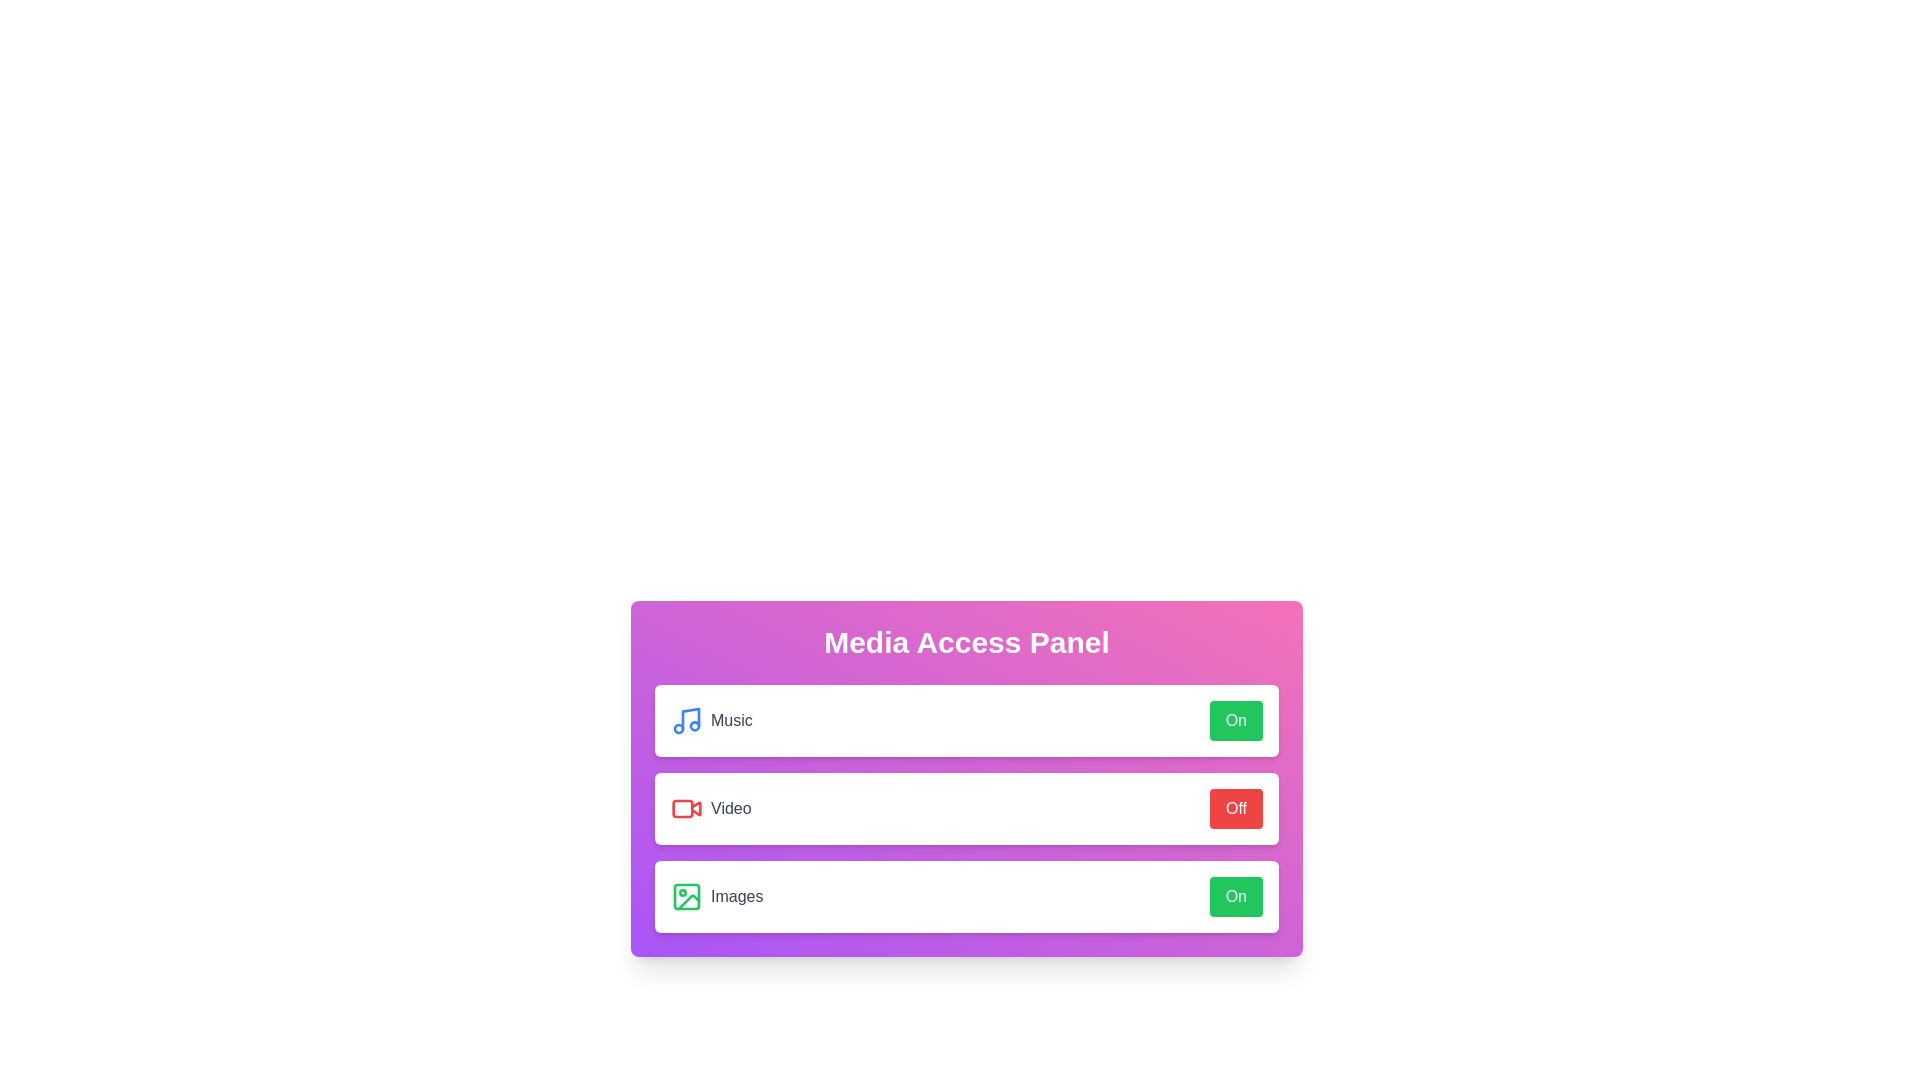 This screenshot has width=1920, height=1080. Describe the element at coordinates (686, 896) in the screenshot. I see `the images icon to interact visually` at that location.